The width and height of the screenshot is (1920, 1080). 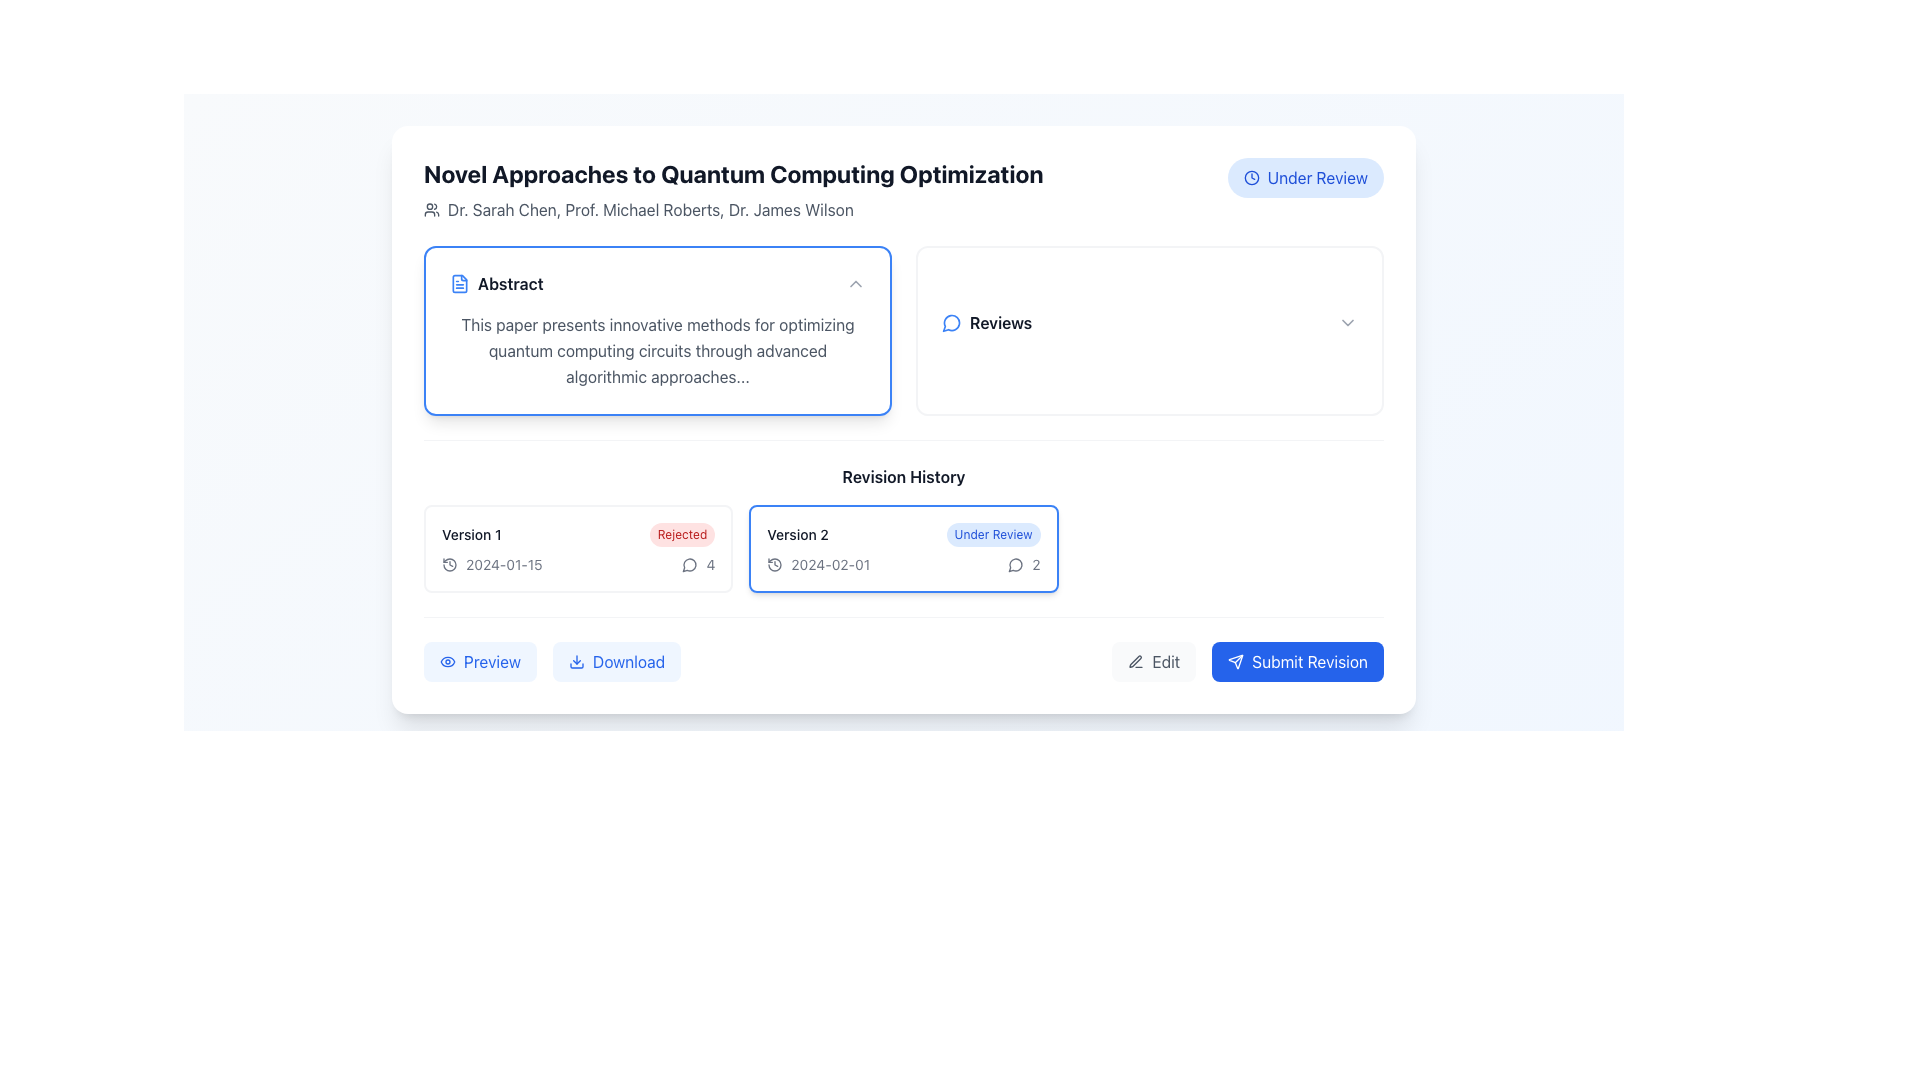 What do you see at coordinates (698, 564) in the screenshot?
I see `the Badge with a speech balloon icon and the numerical label '4', located at the bottom right section of the 'Version 1' card in the revision history, aligned with the date '2024-01-15' and under the label 'Rejected'` at bounding box center [698, 564].